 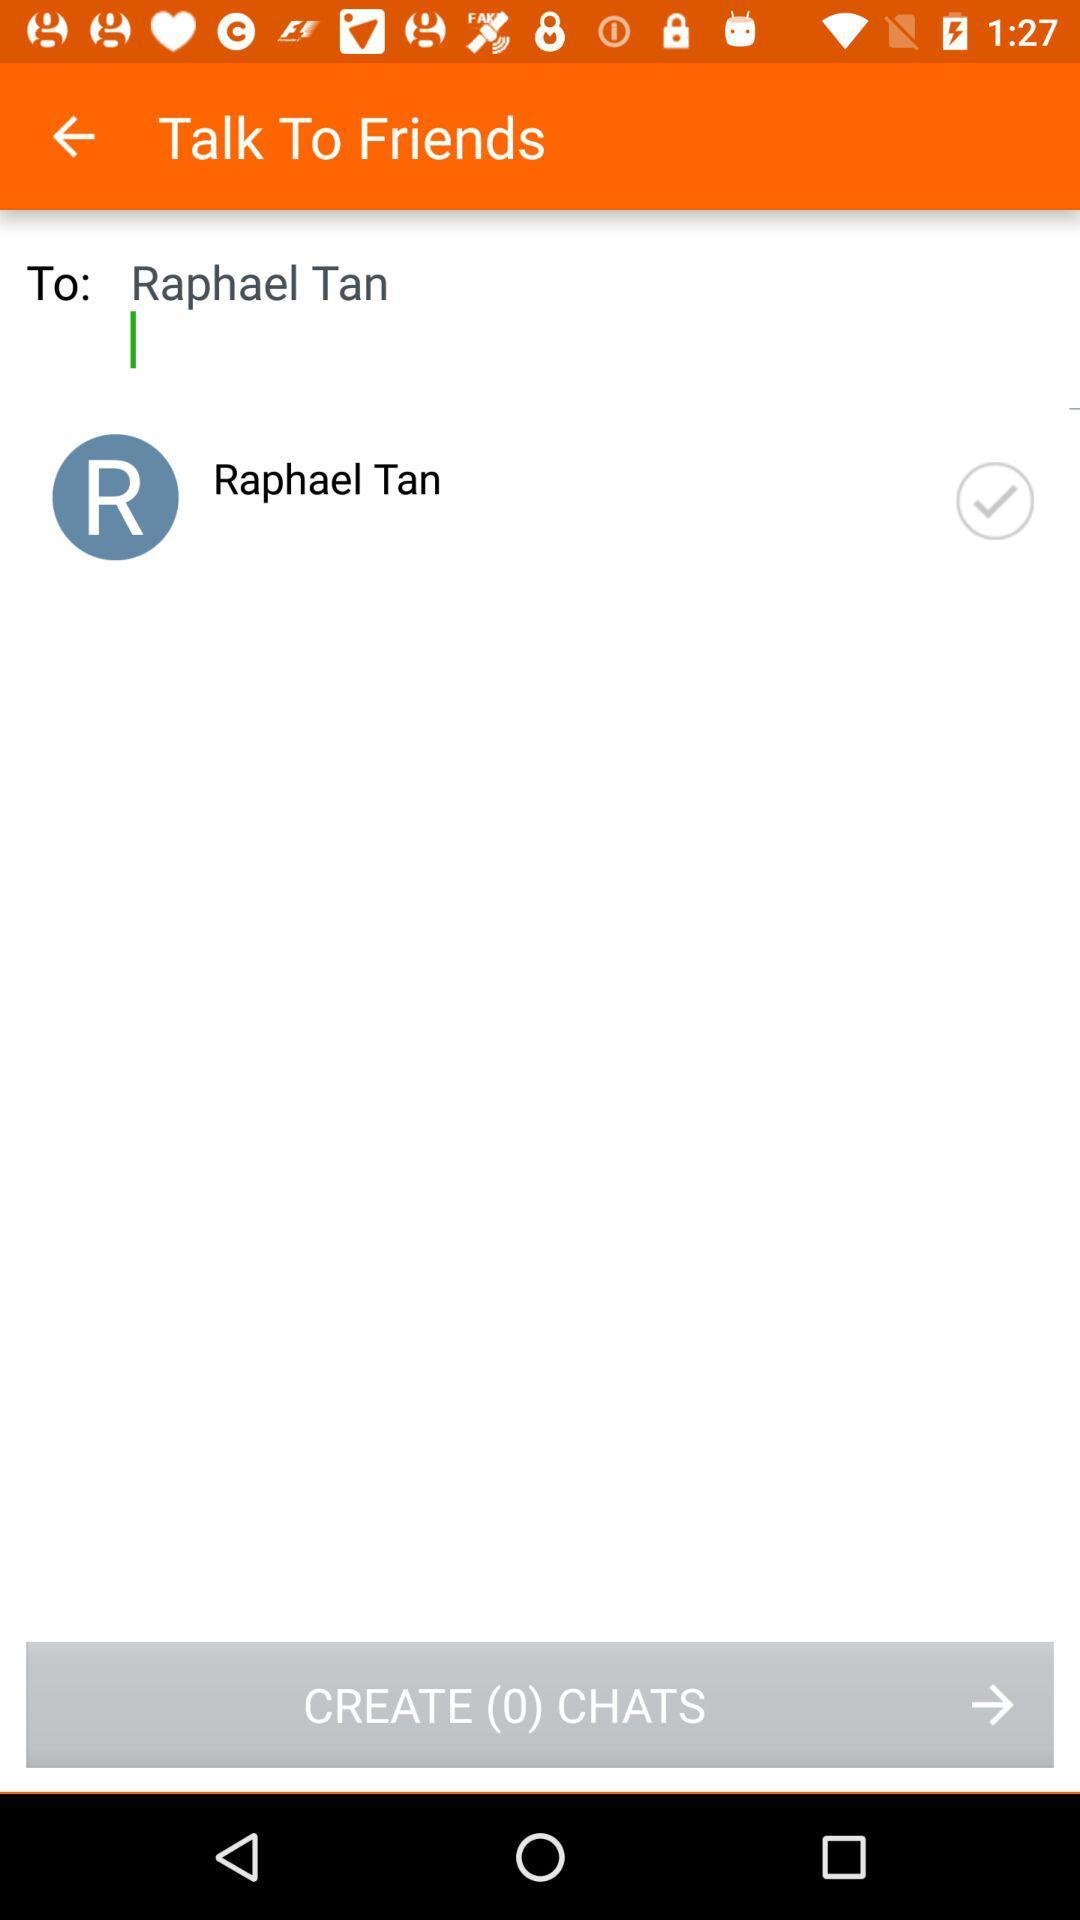 I want to click on use a photo instead of the person first letter in name, so click(x=115, y=497).